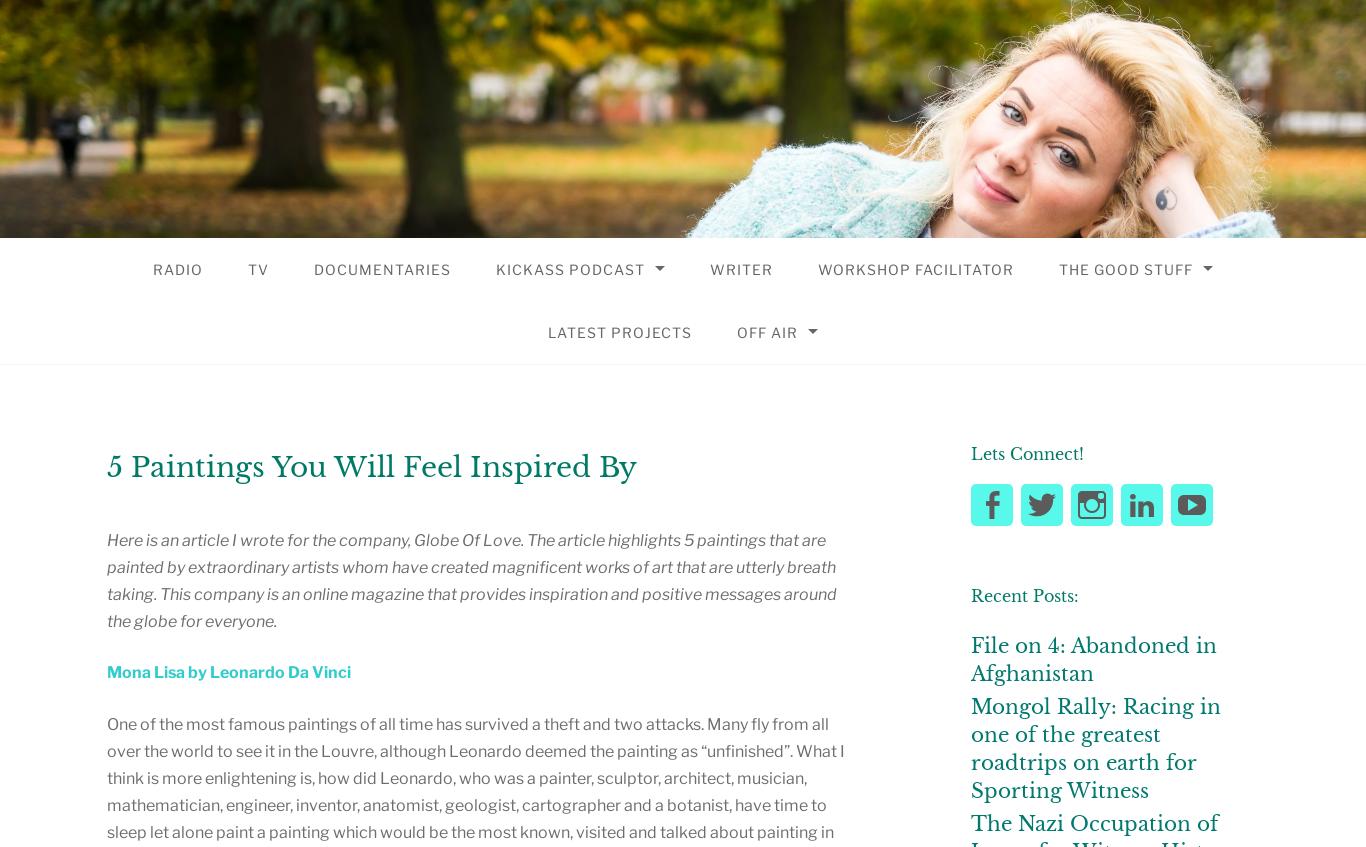  I want to click on 'Lets Connect!', so click(970, 453).